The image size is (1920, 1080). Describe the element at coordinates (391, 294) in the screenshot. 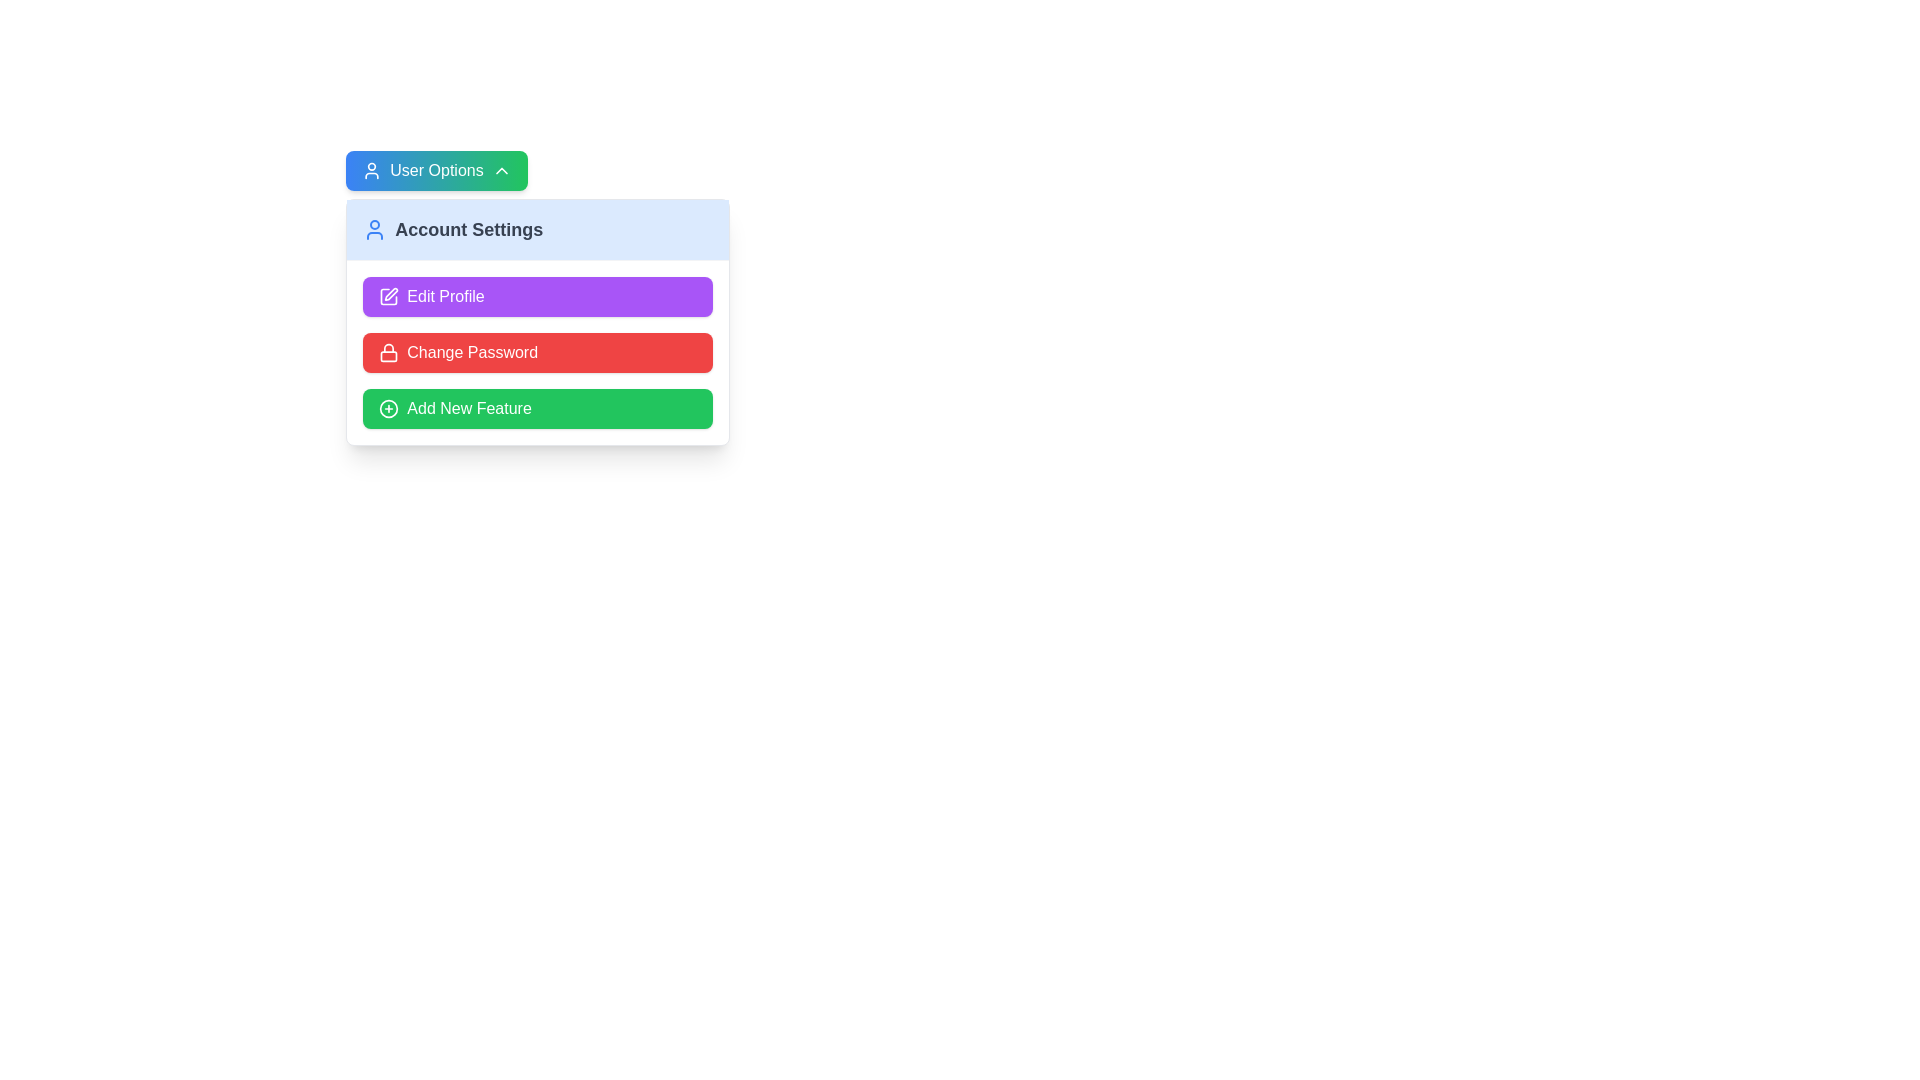

I see `the edit icon inside the 'Edit Profile' button located in the 'Account Settings' dropdown menu` at that location.